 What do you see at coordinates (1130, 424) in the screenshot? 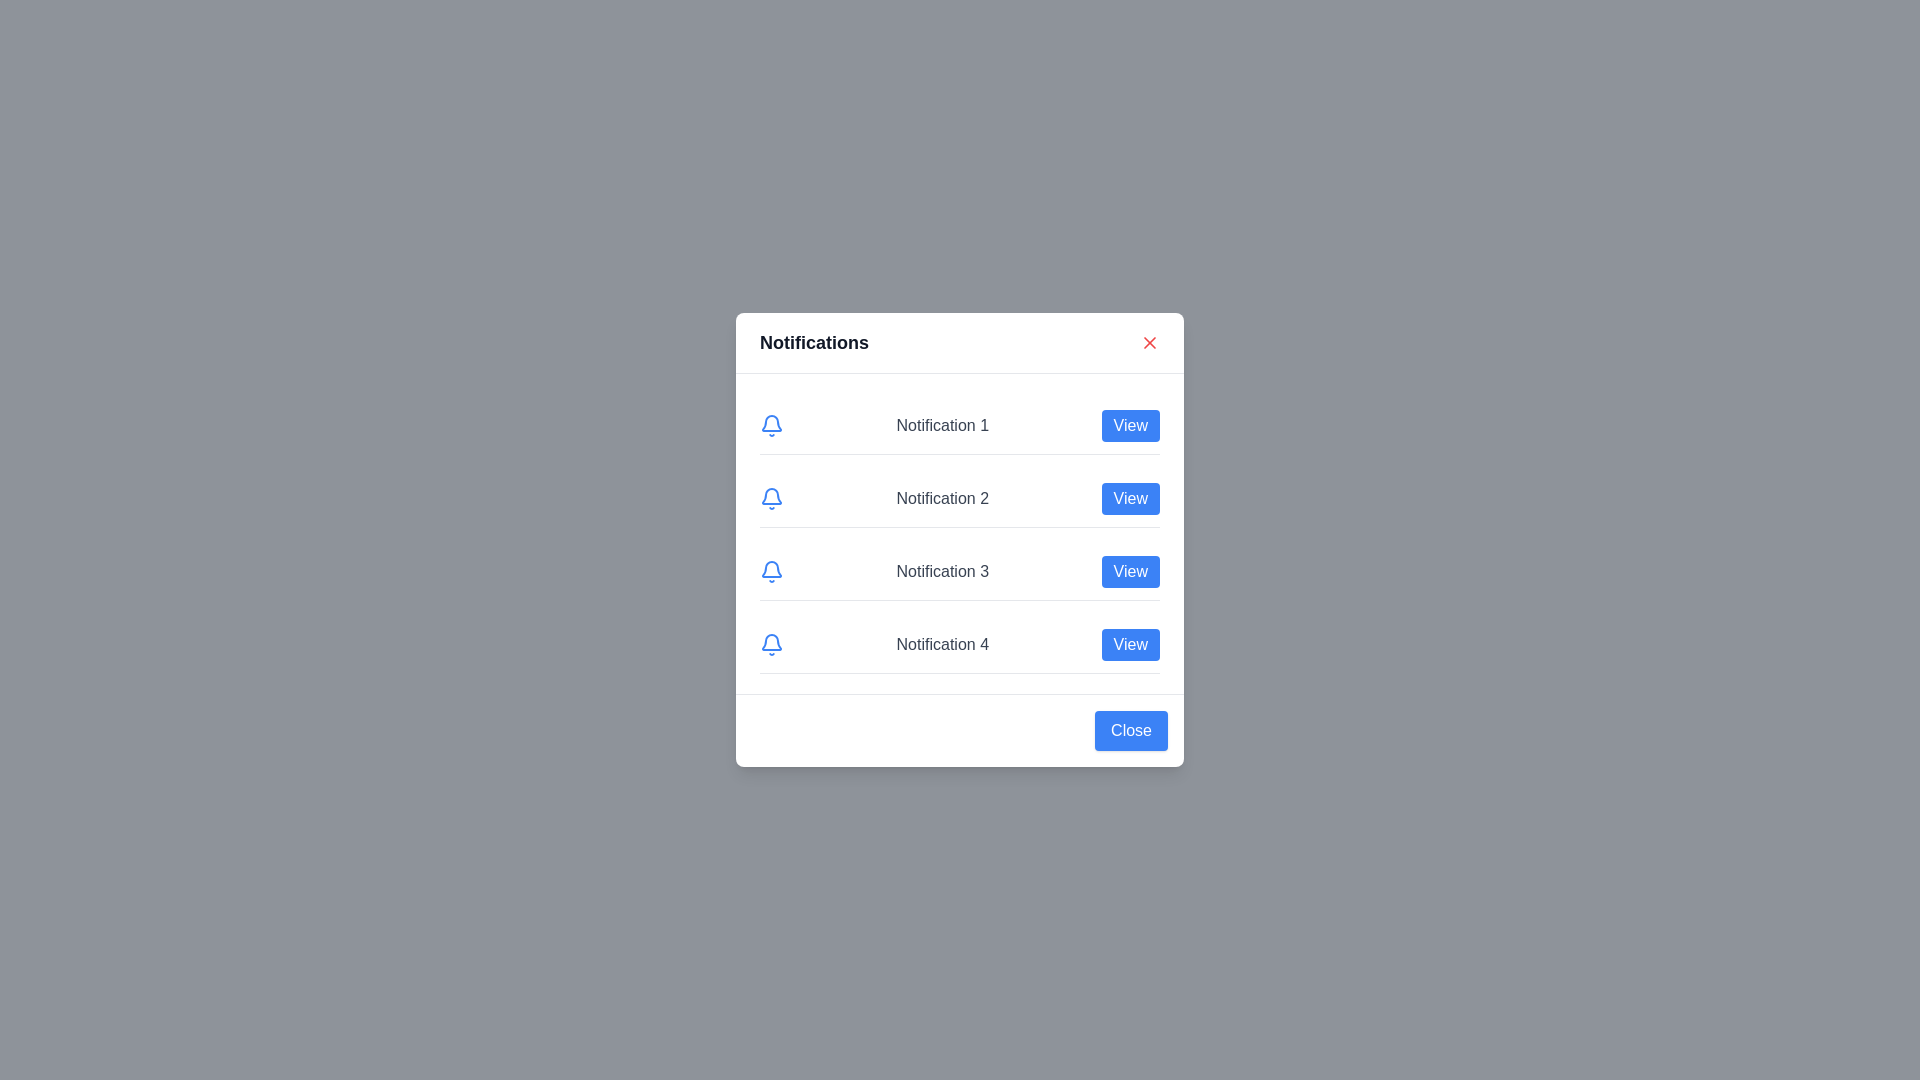
I see `the 'View' button corresponding to notification number 1` at bounding box center [1130, 424].